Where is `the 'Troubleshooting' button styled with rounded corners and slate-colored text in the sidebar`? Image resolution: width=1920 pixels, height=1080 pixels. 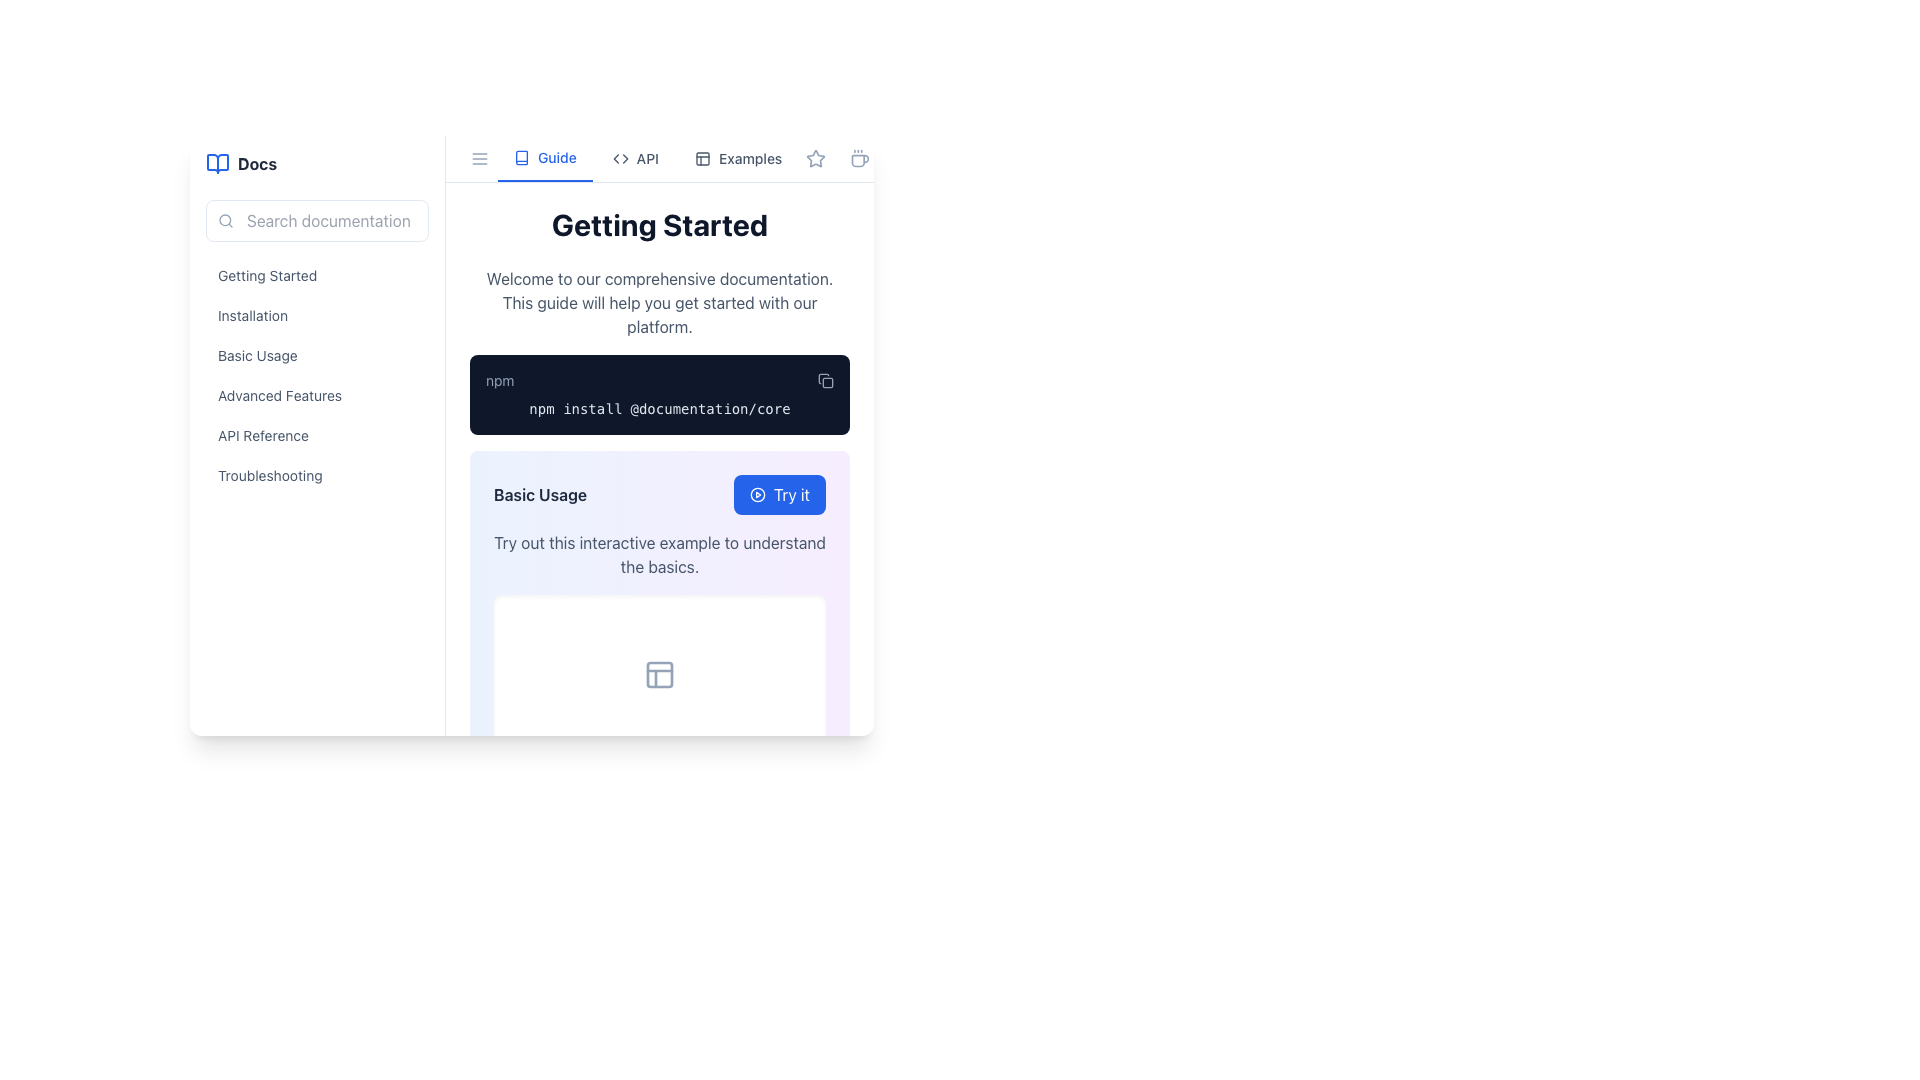
the 'Troubleshooting' button styled with rounded corners and slate-colored text in the sidebar is located at coordinates (316, 475).